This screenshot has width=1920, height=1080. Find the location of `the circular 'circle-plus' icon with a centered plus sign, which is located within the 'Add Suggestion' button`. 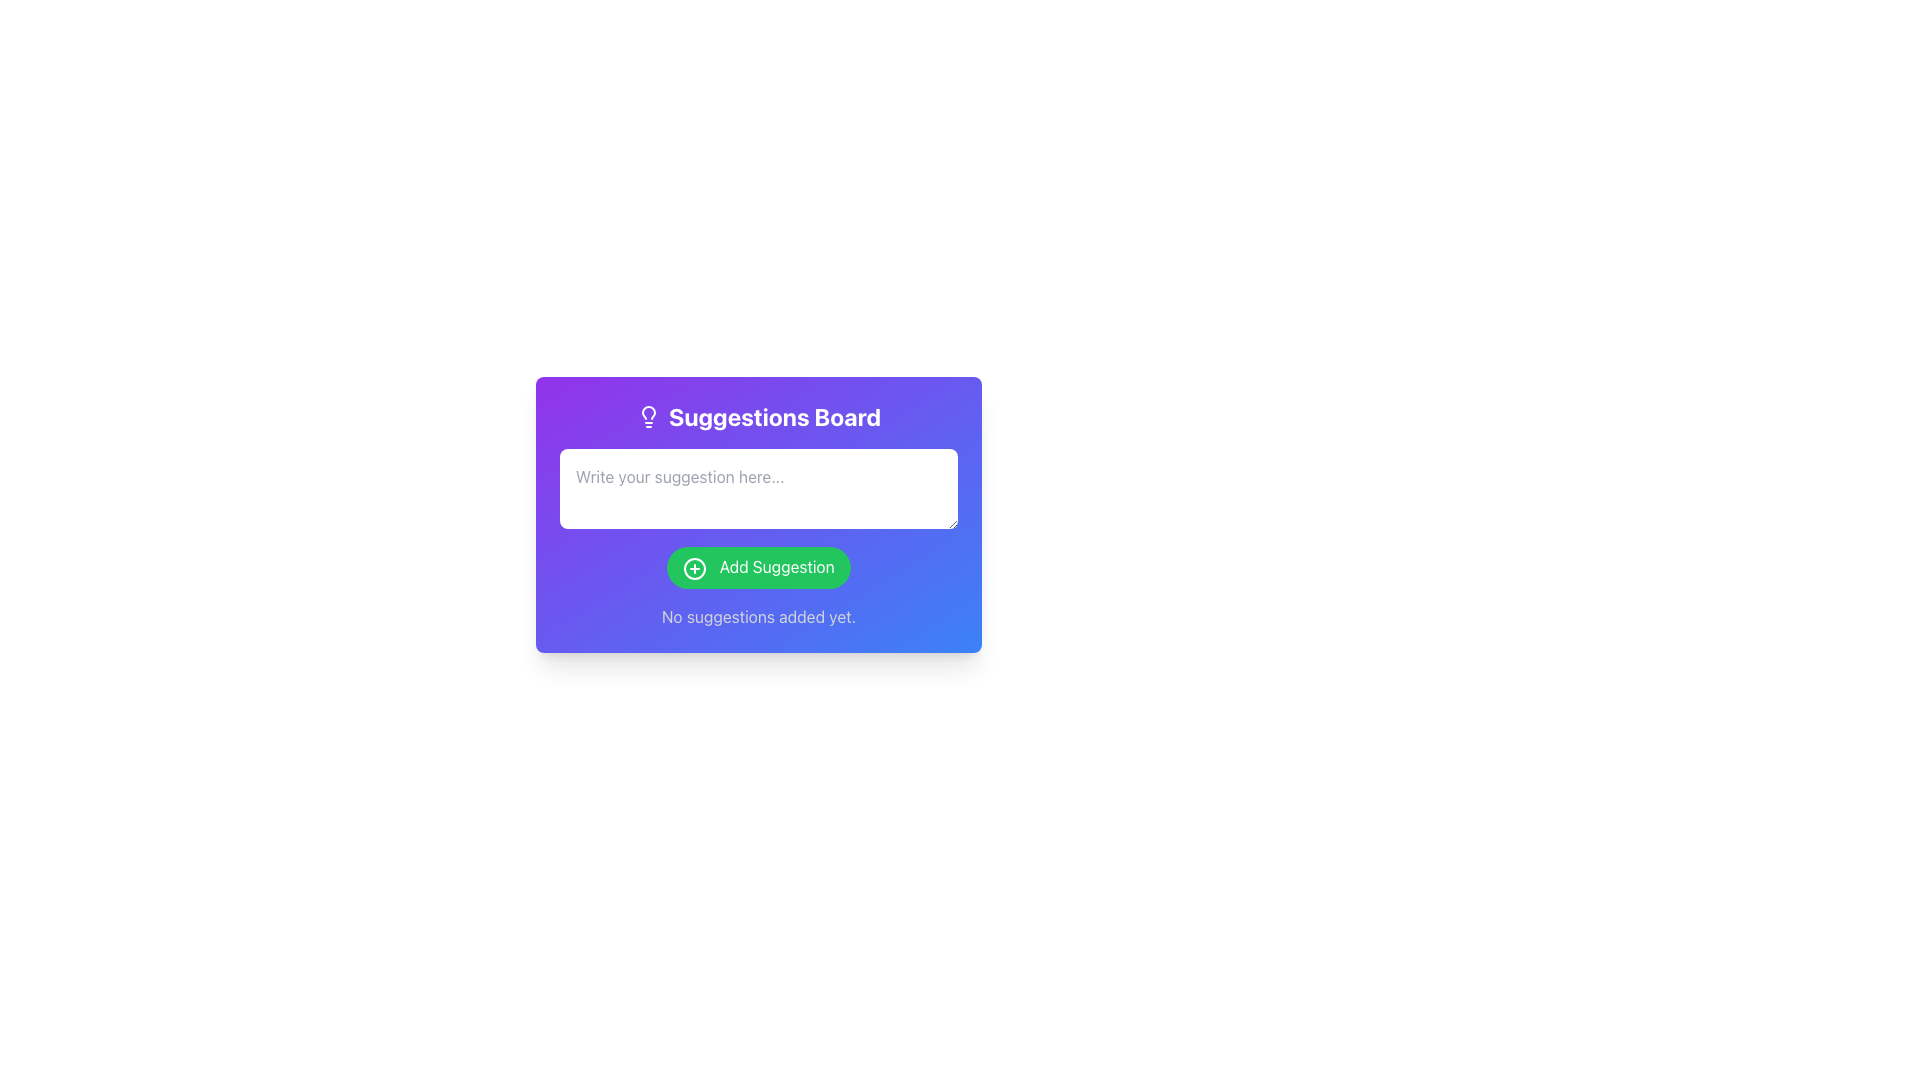

the circular 'circle-plus' icon with a centered plus sign, which is located within the 'Add Suggestion' button is located at coordinates (695, 568).